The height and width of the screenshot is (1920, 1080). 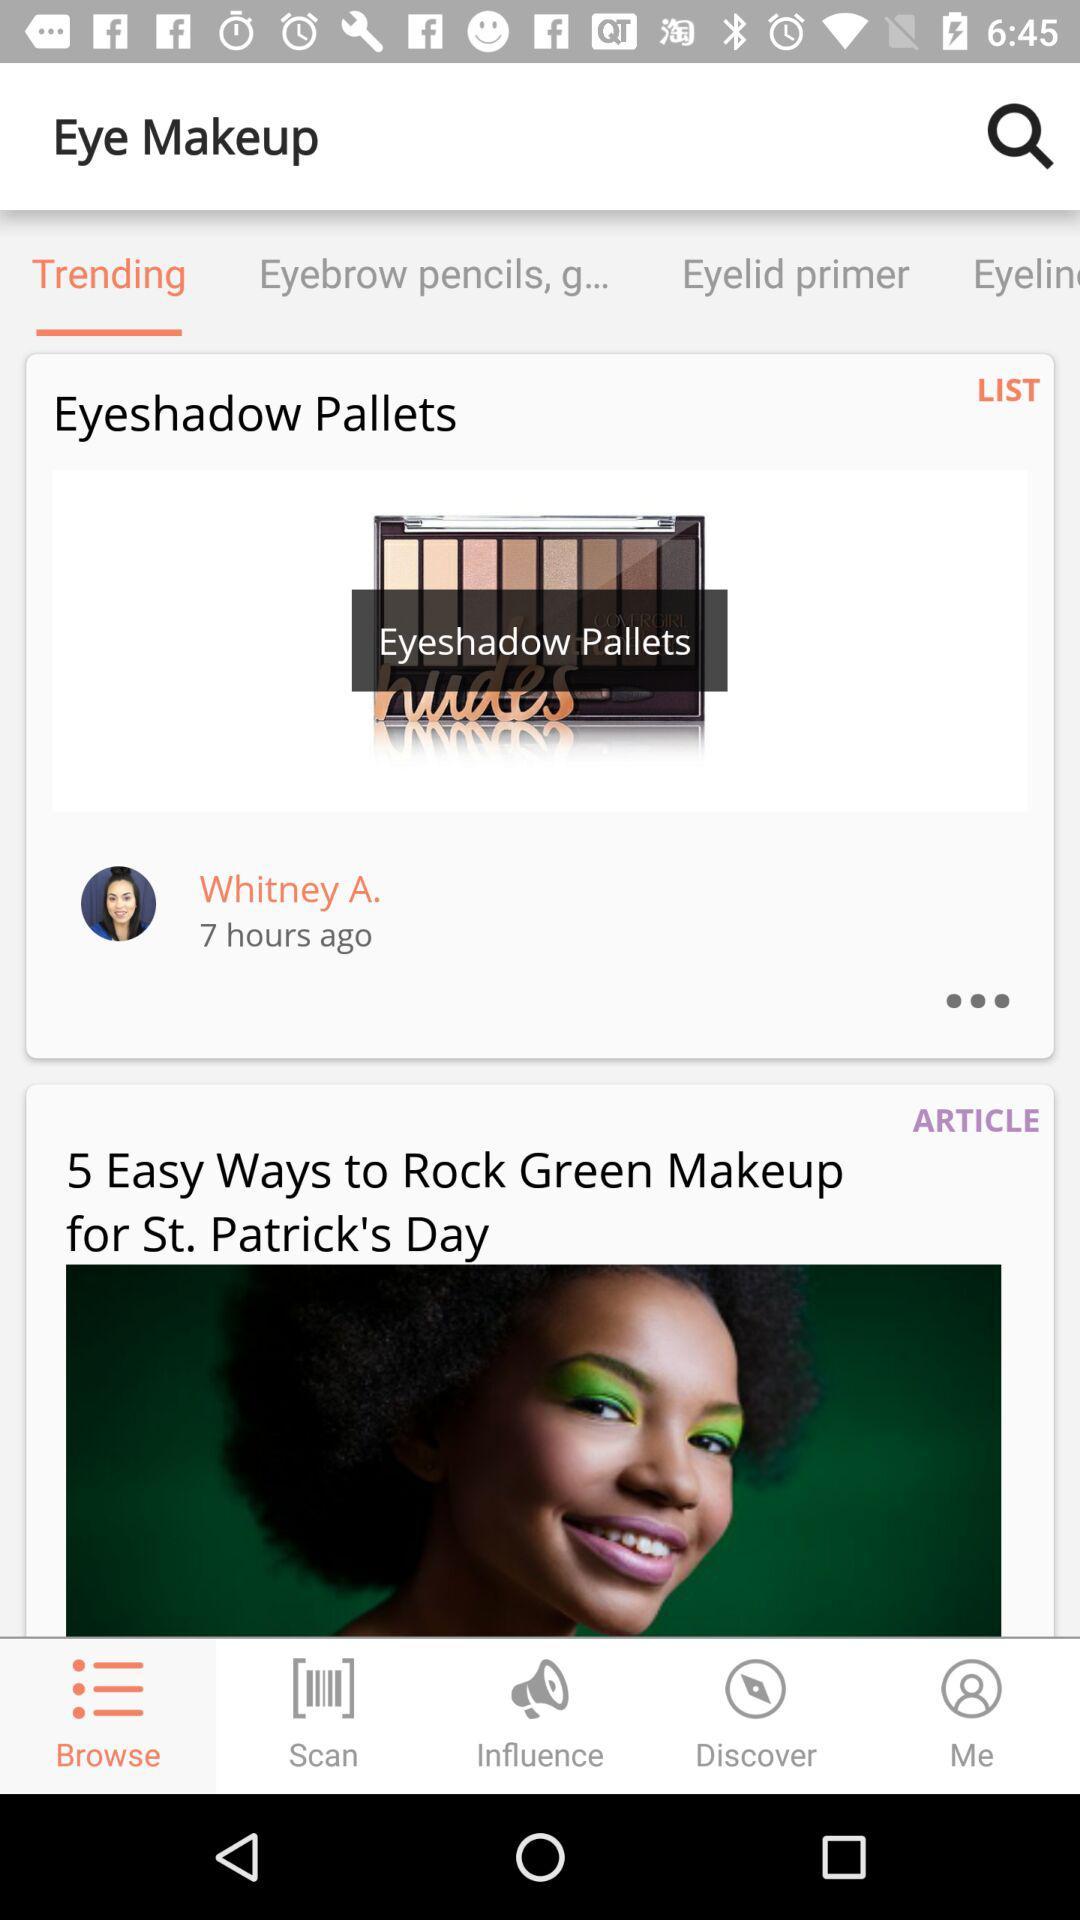 What do you see at coordinates (997, 974) in the screenshot?
I see `item to the right of whitney a. item` at bounding box center [997, 974].